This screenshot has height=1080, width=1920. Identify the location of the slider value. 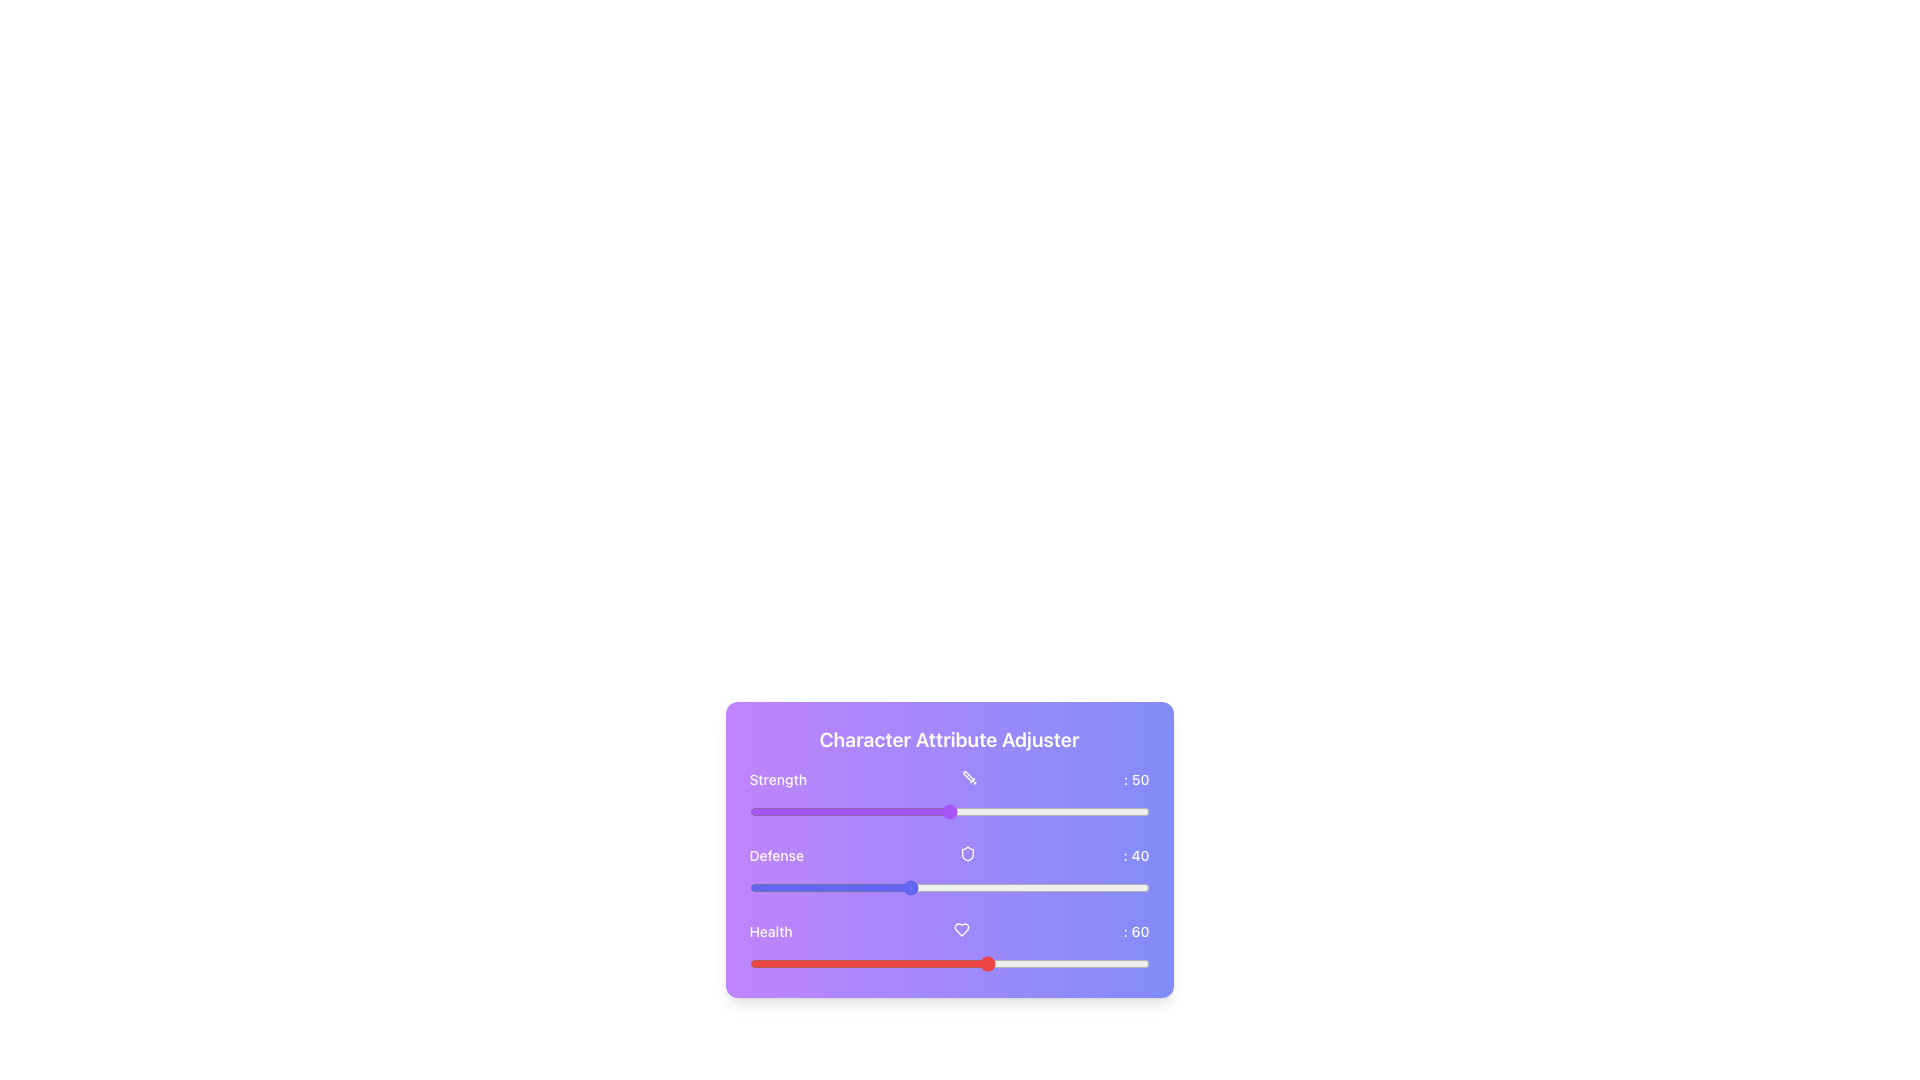
(969, 886).